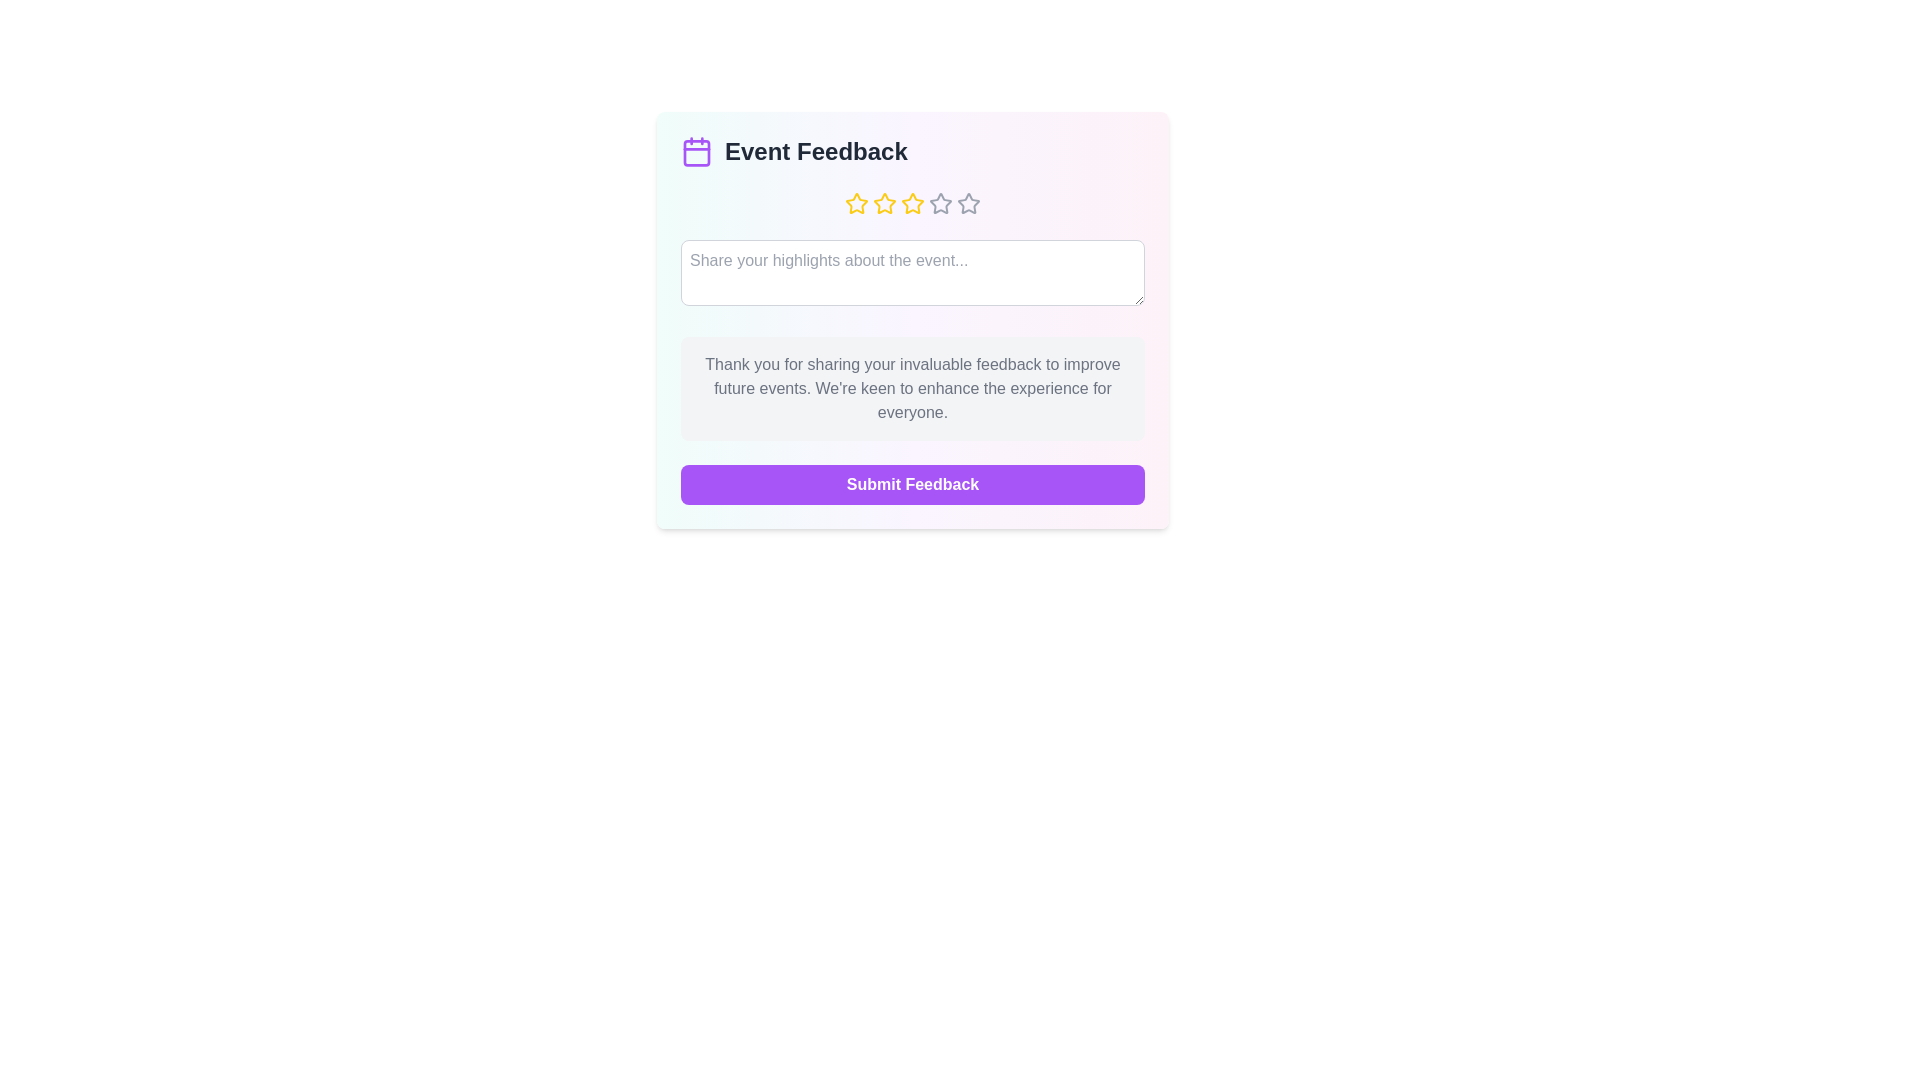 This screenshot has width=1920, height=1080. What do you see at coordinates (883, 204) in the screenshot?
I see `the event rating to 2 stars by clicking on the corresponding star` at bounding box center [883, 204].